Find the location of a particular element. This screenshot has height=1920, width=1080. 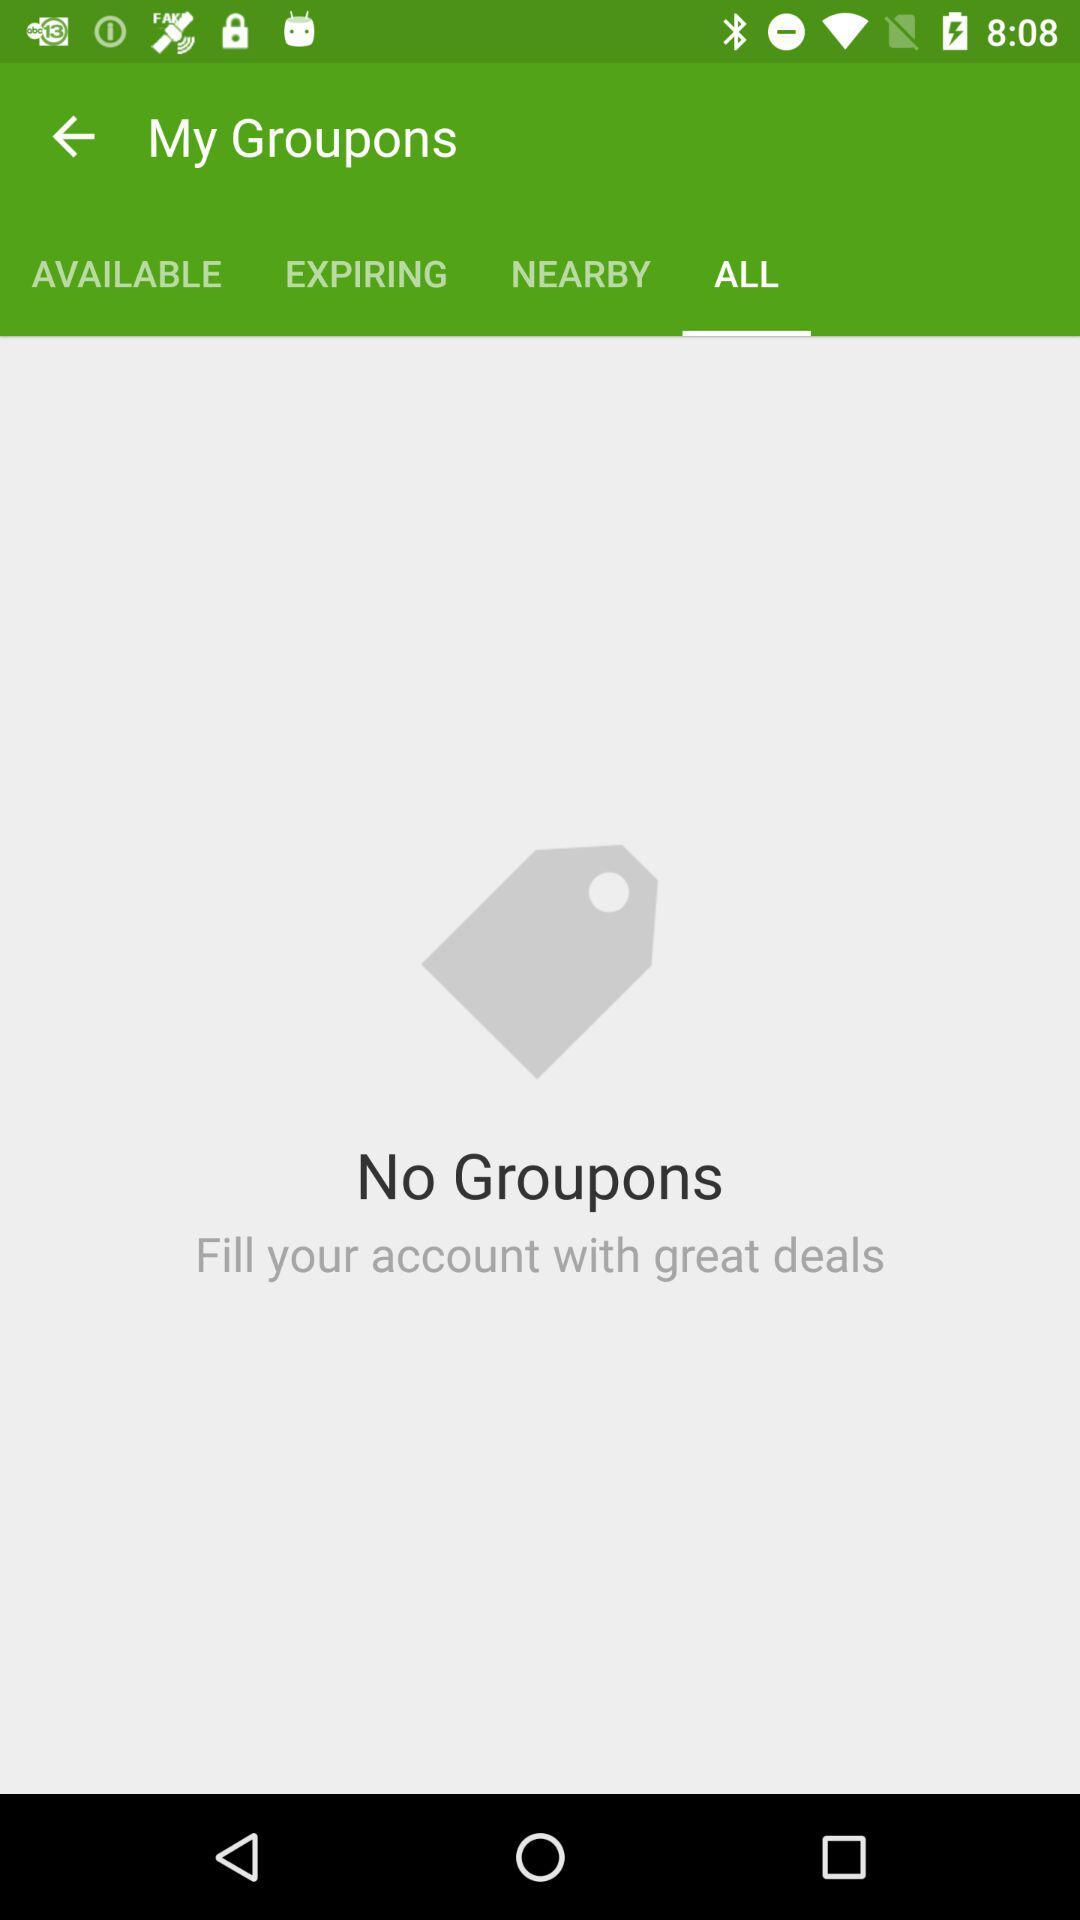

the icon below my groupons item is located at coordinates (126, 272).